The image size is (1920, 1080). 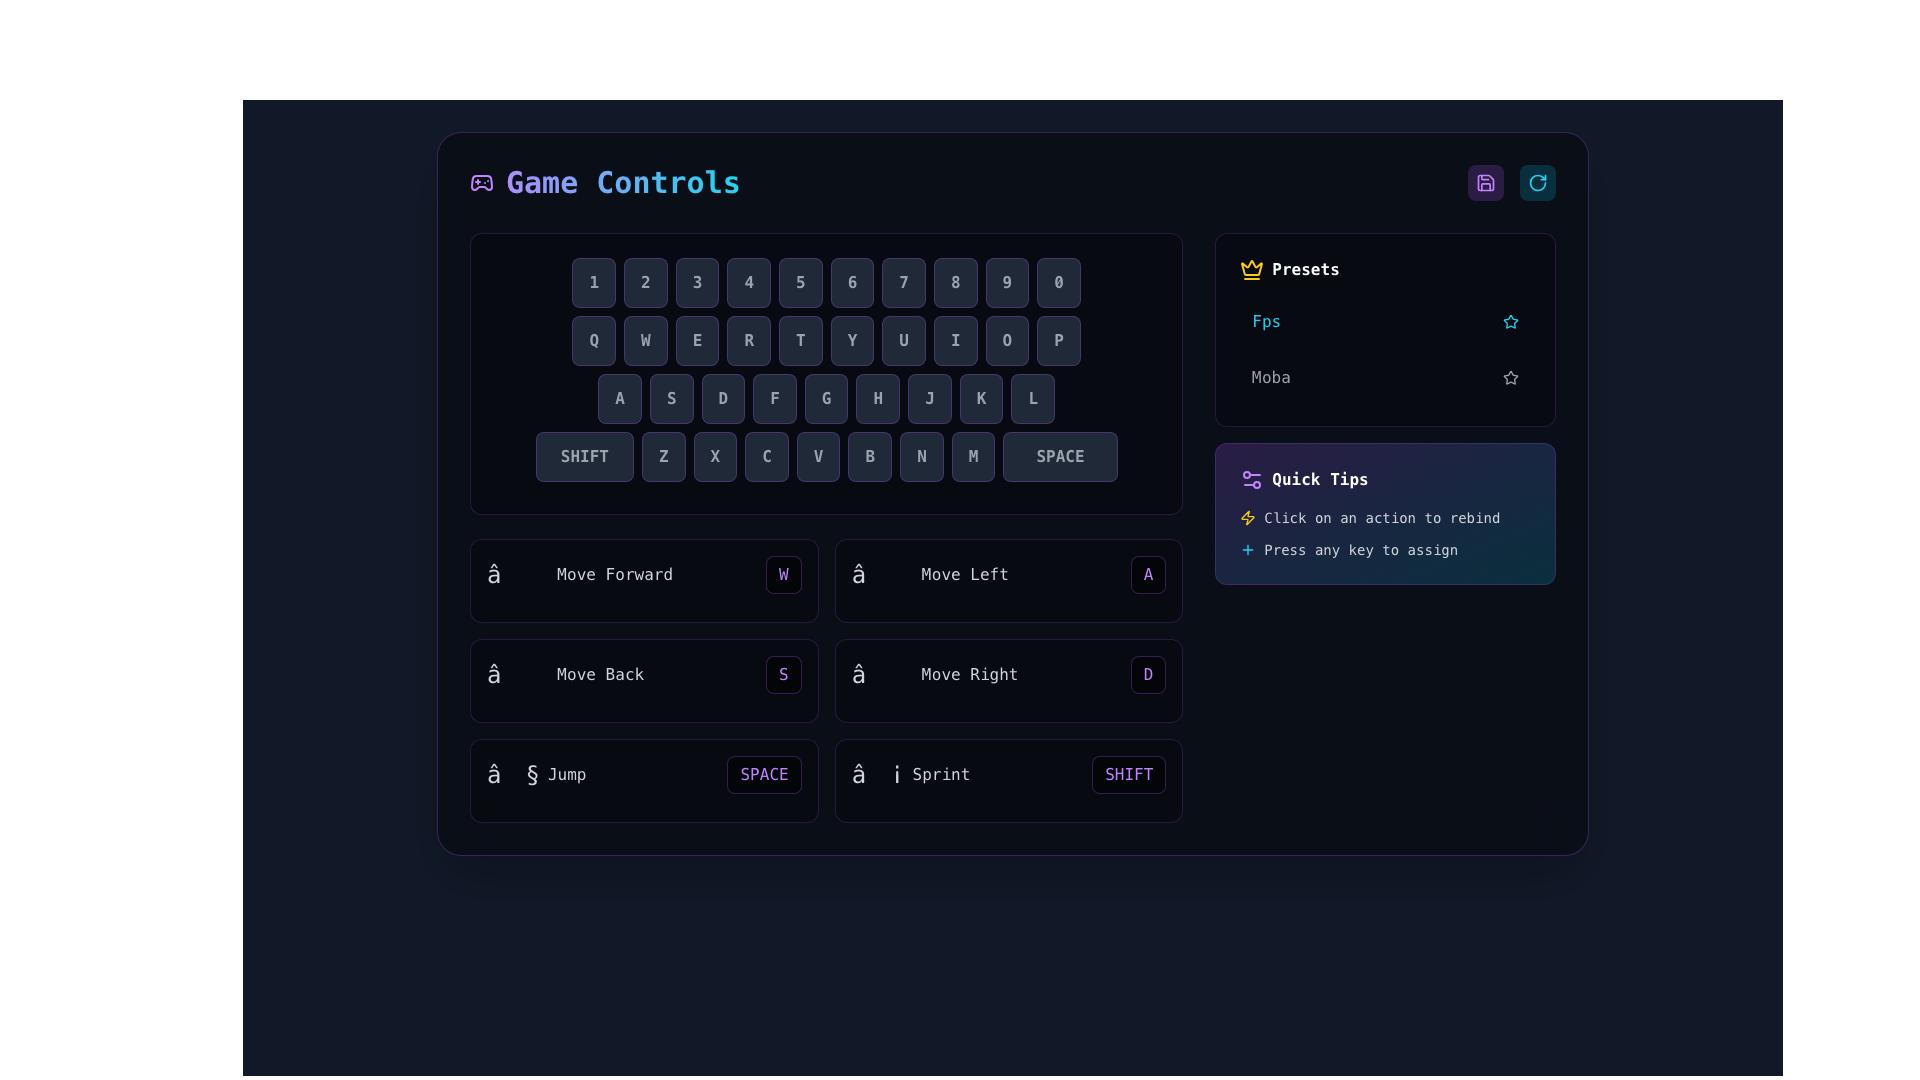 I want to click on the 'W' button in the 'Move Forward' section of the Game Controls interface, styled with a purple font color and dark semi-transparent background, so click(x=782, y=574).